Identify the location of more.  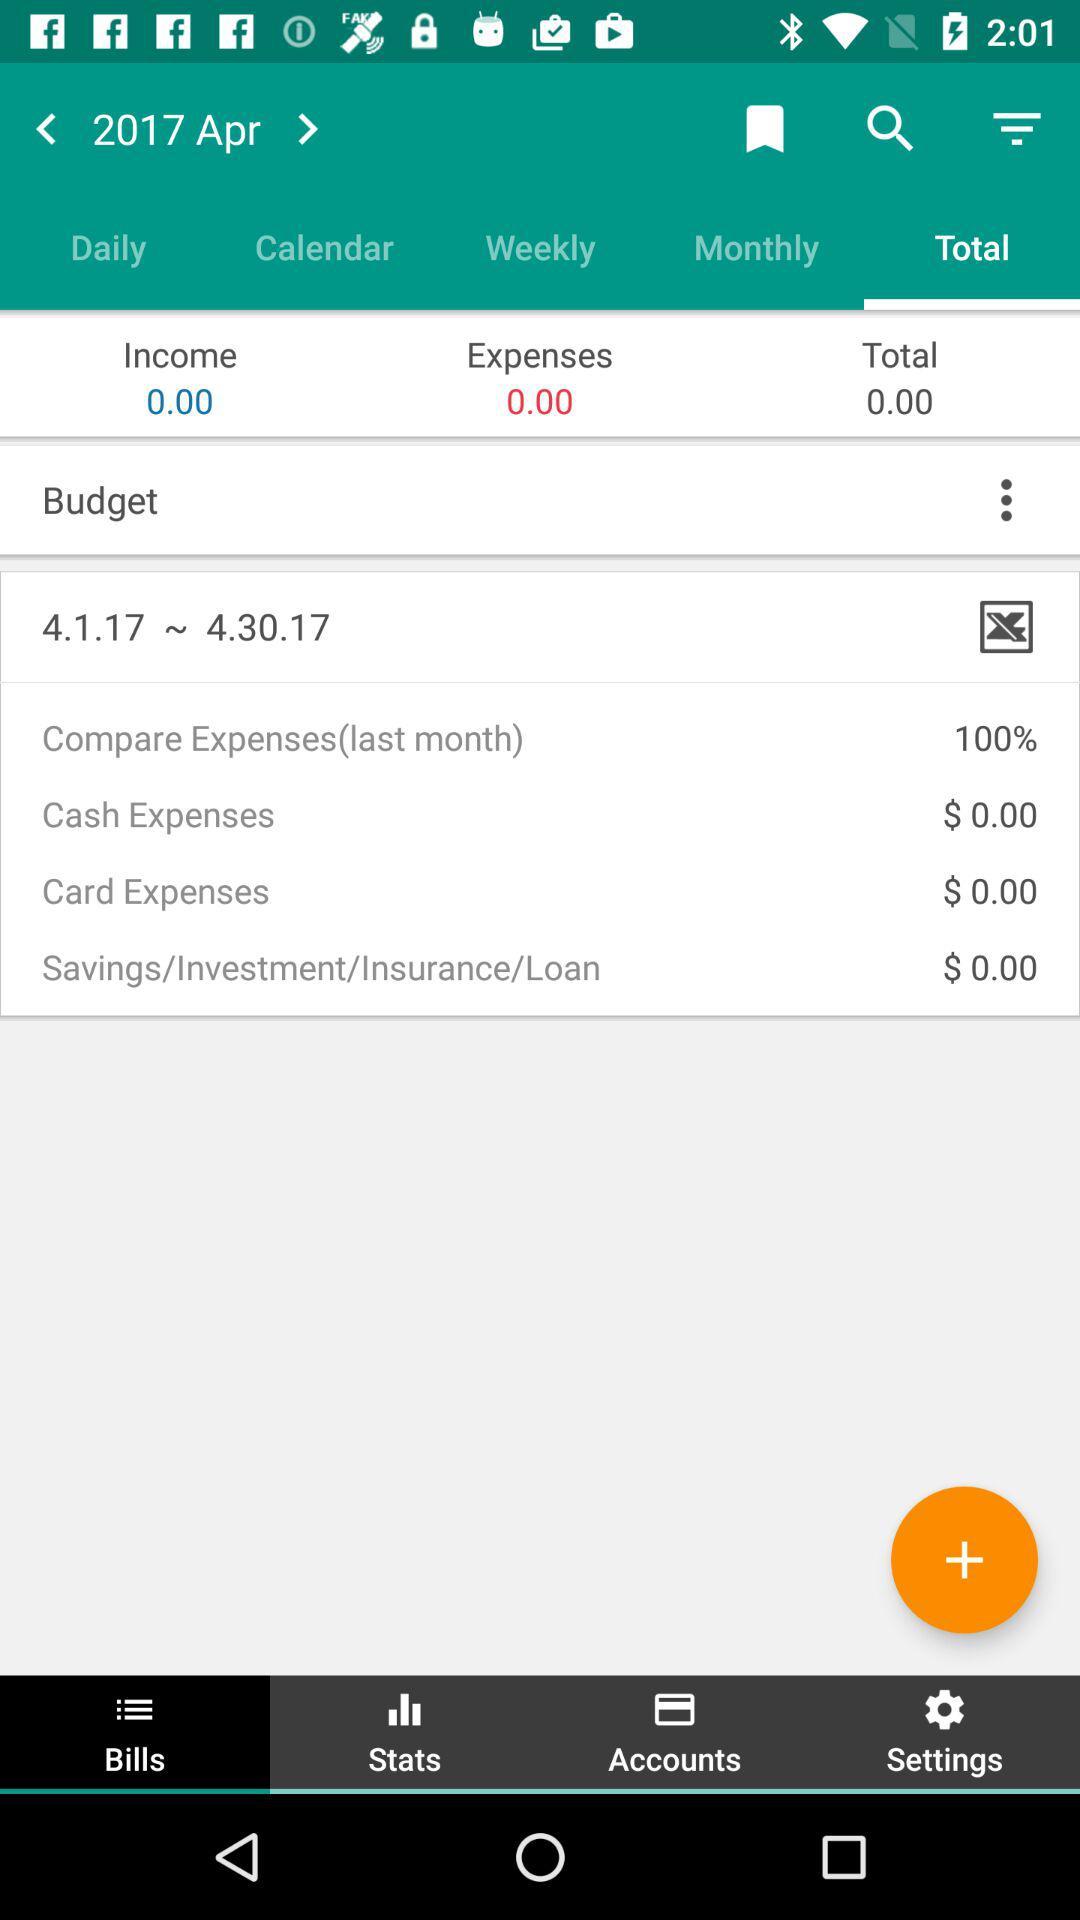
(963, 1559).